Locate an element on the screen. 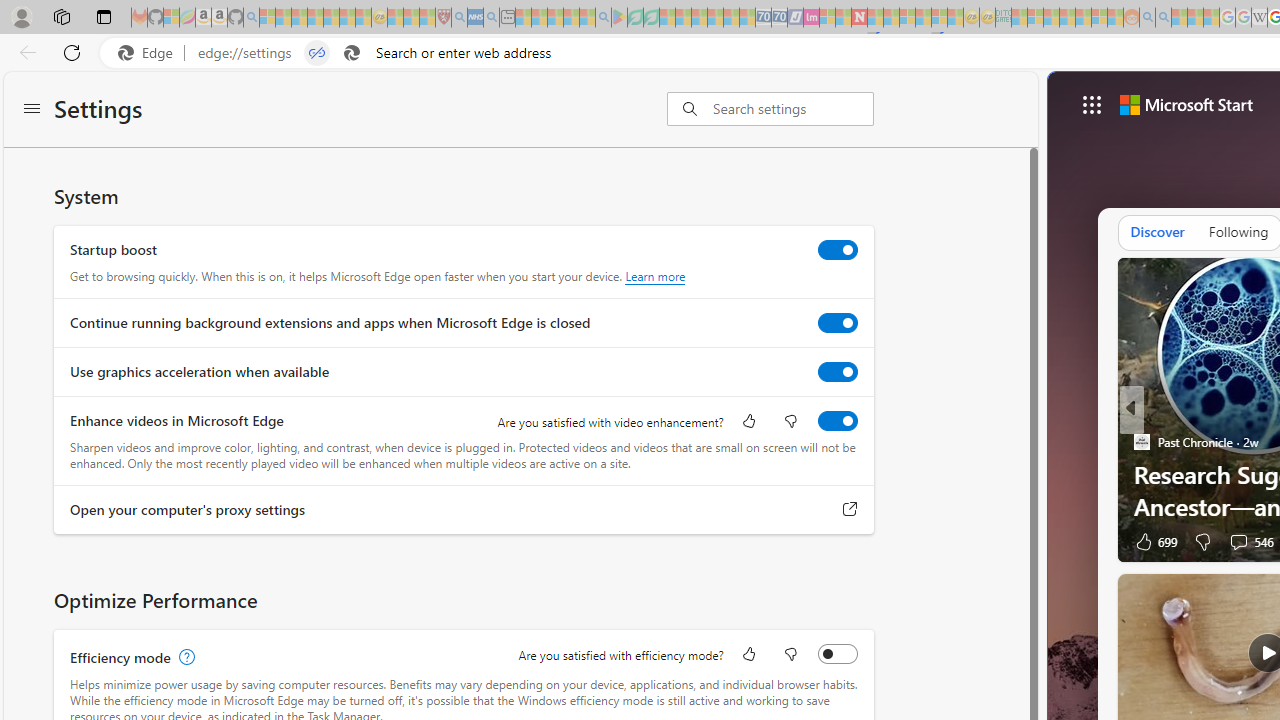 This screenshot has width=1280, height=720. 'App launcher' is located at coordinates (1091, 105).